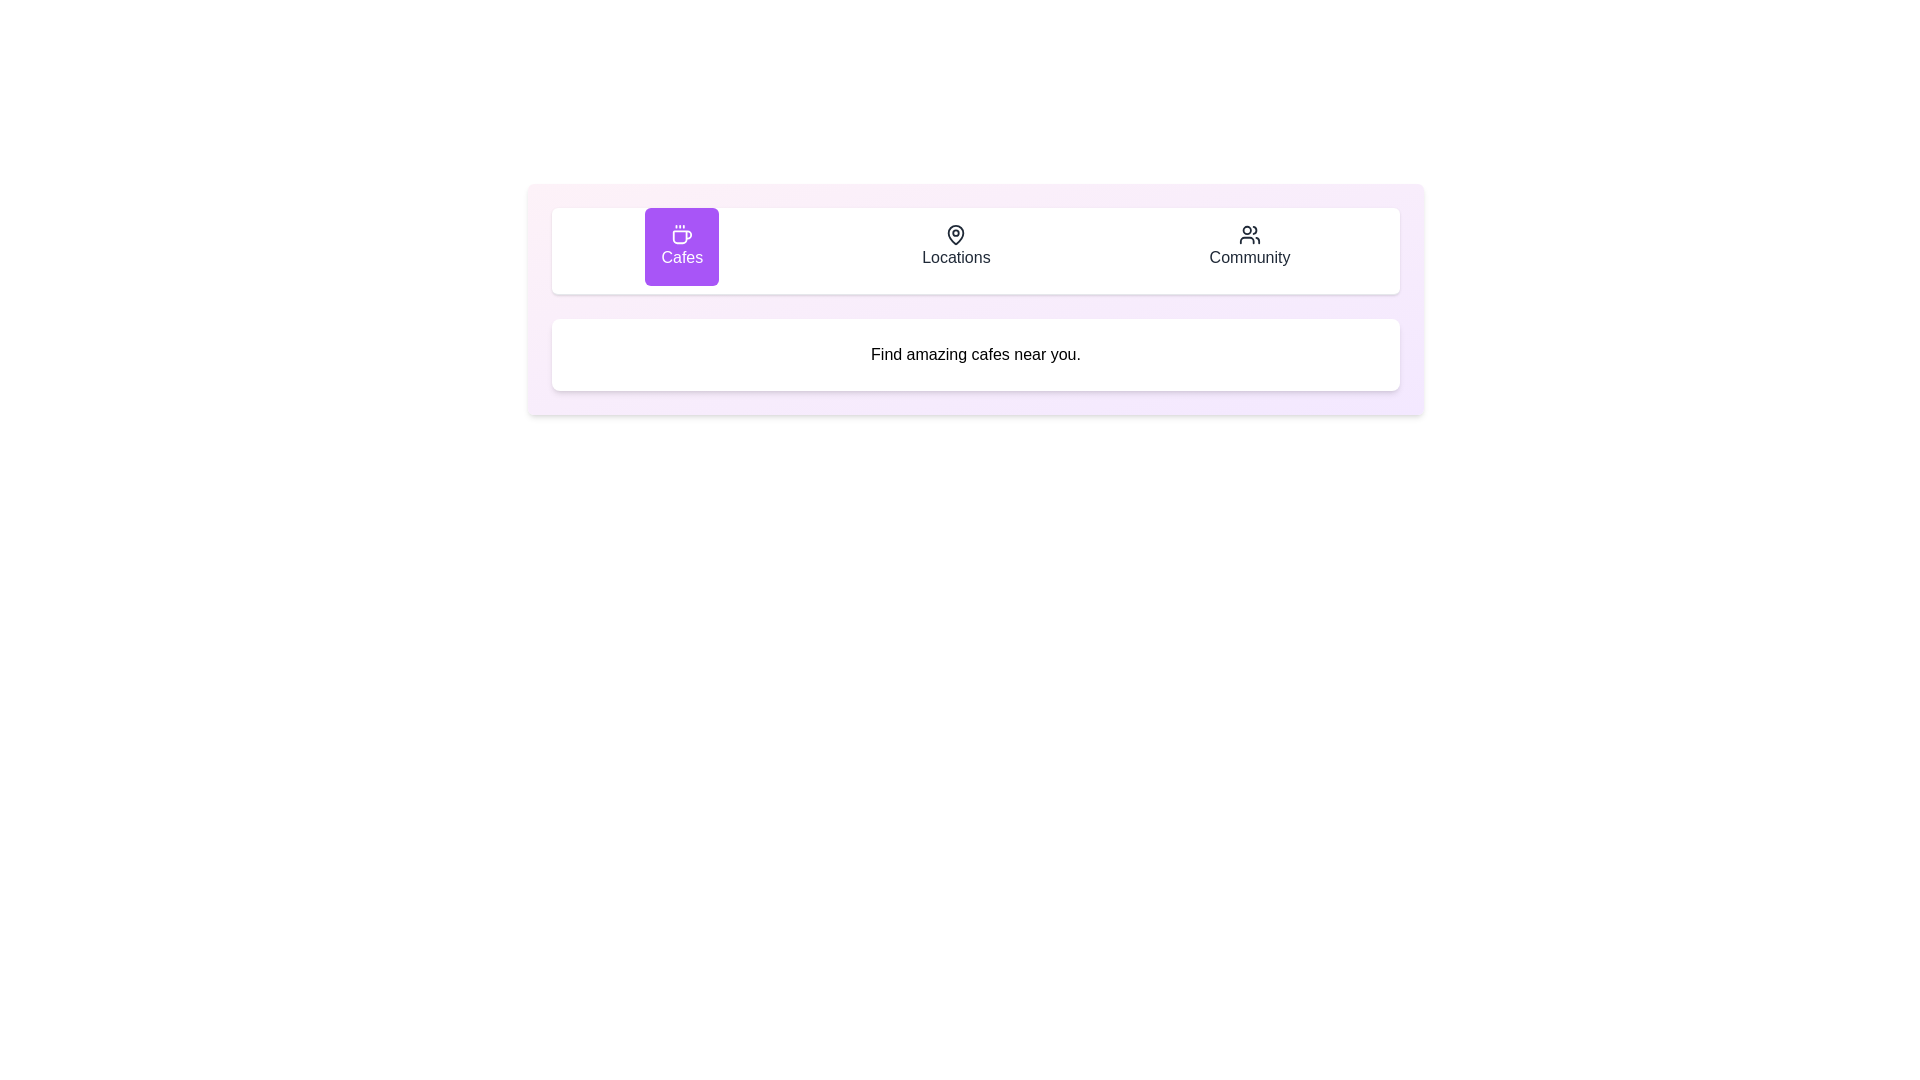 This screenshot has height=1080, width=1920. I want to click on the button labeled 'Locations' which has a map pin icon above the text, so click(955, 245).